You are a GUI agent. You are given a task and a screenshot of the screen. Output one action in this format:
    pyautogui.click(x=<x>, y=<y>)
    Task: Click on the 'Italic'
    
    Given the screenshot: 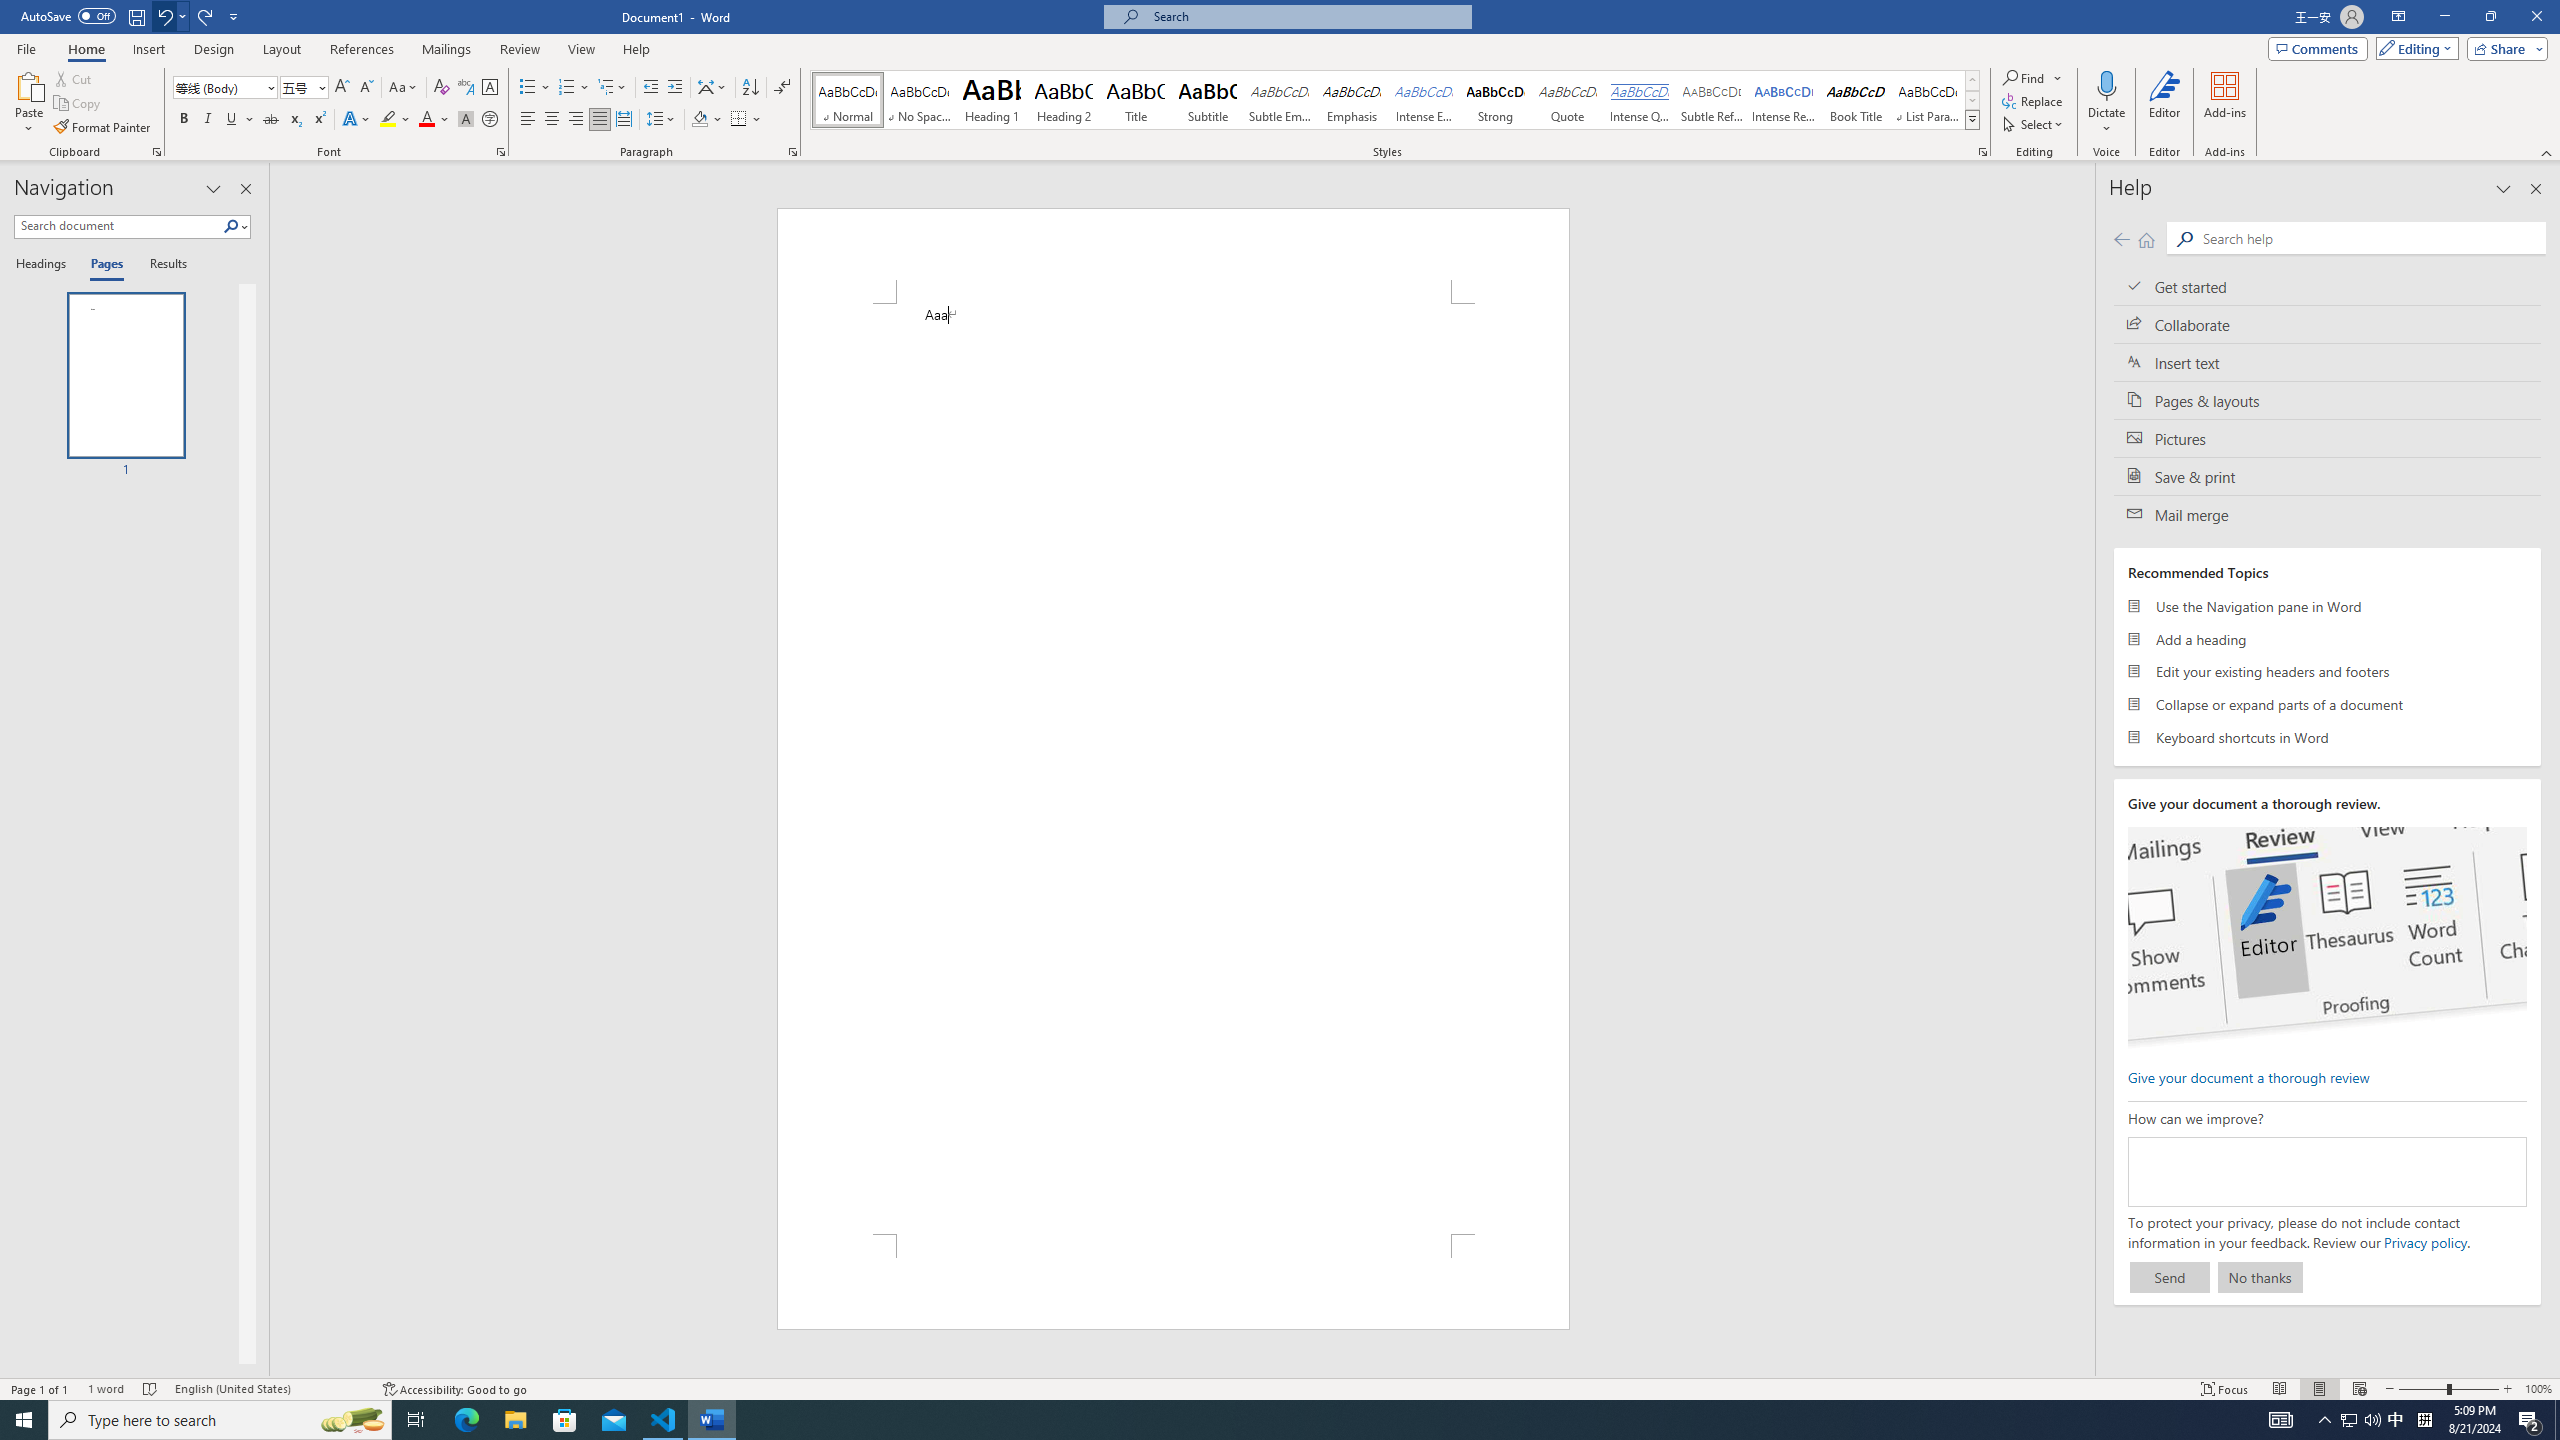 What is the action you would take?
    pyautogui.click(x=207, y=118)
    